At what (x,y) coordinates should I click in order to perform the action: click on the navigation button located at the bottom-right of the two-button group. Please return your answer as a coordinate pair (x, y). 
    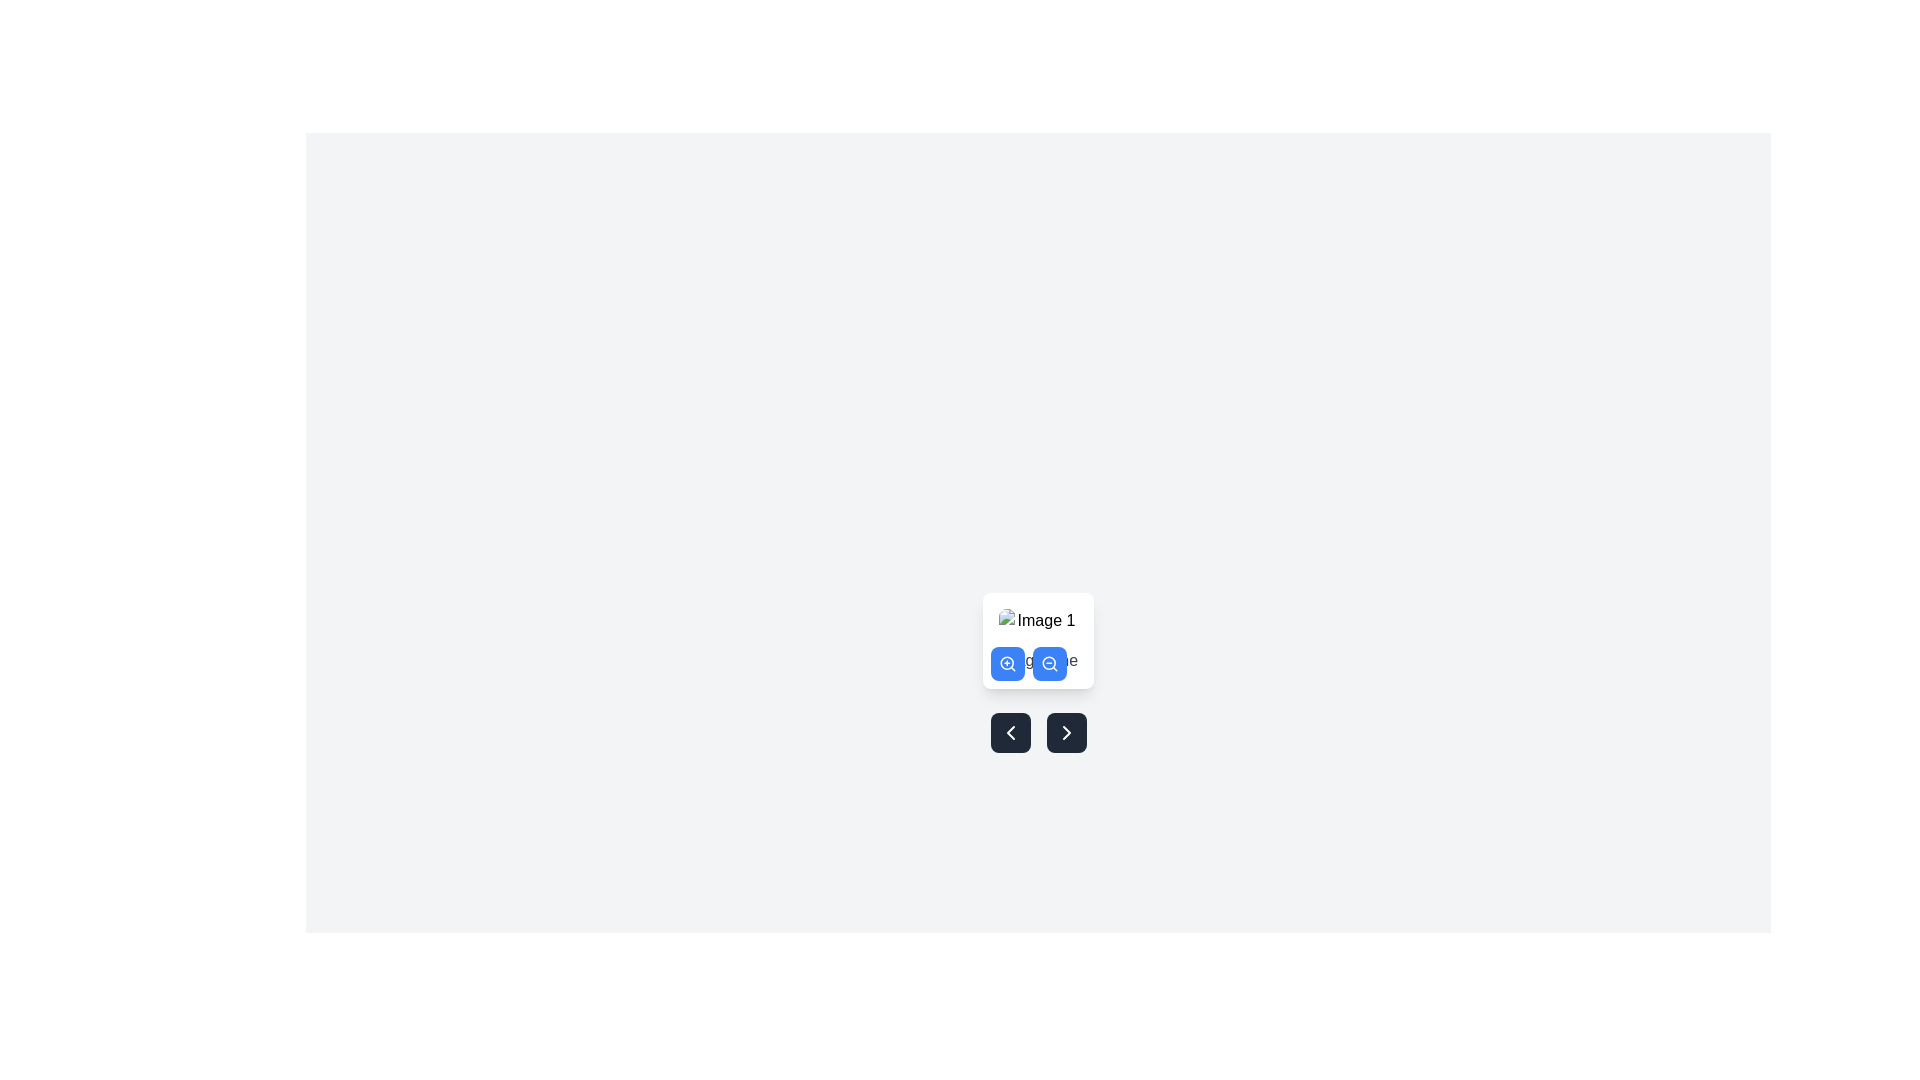
    Looking at the image, I should click on (1065, 732).